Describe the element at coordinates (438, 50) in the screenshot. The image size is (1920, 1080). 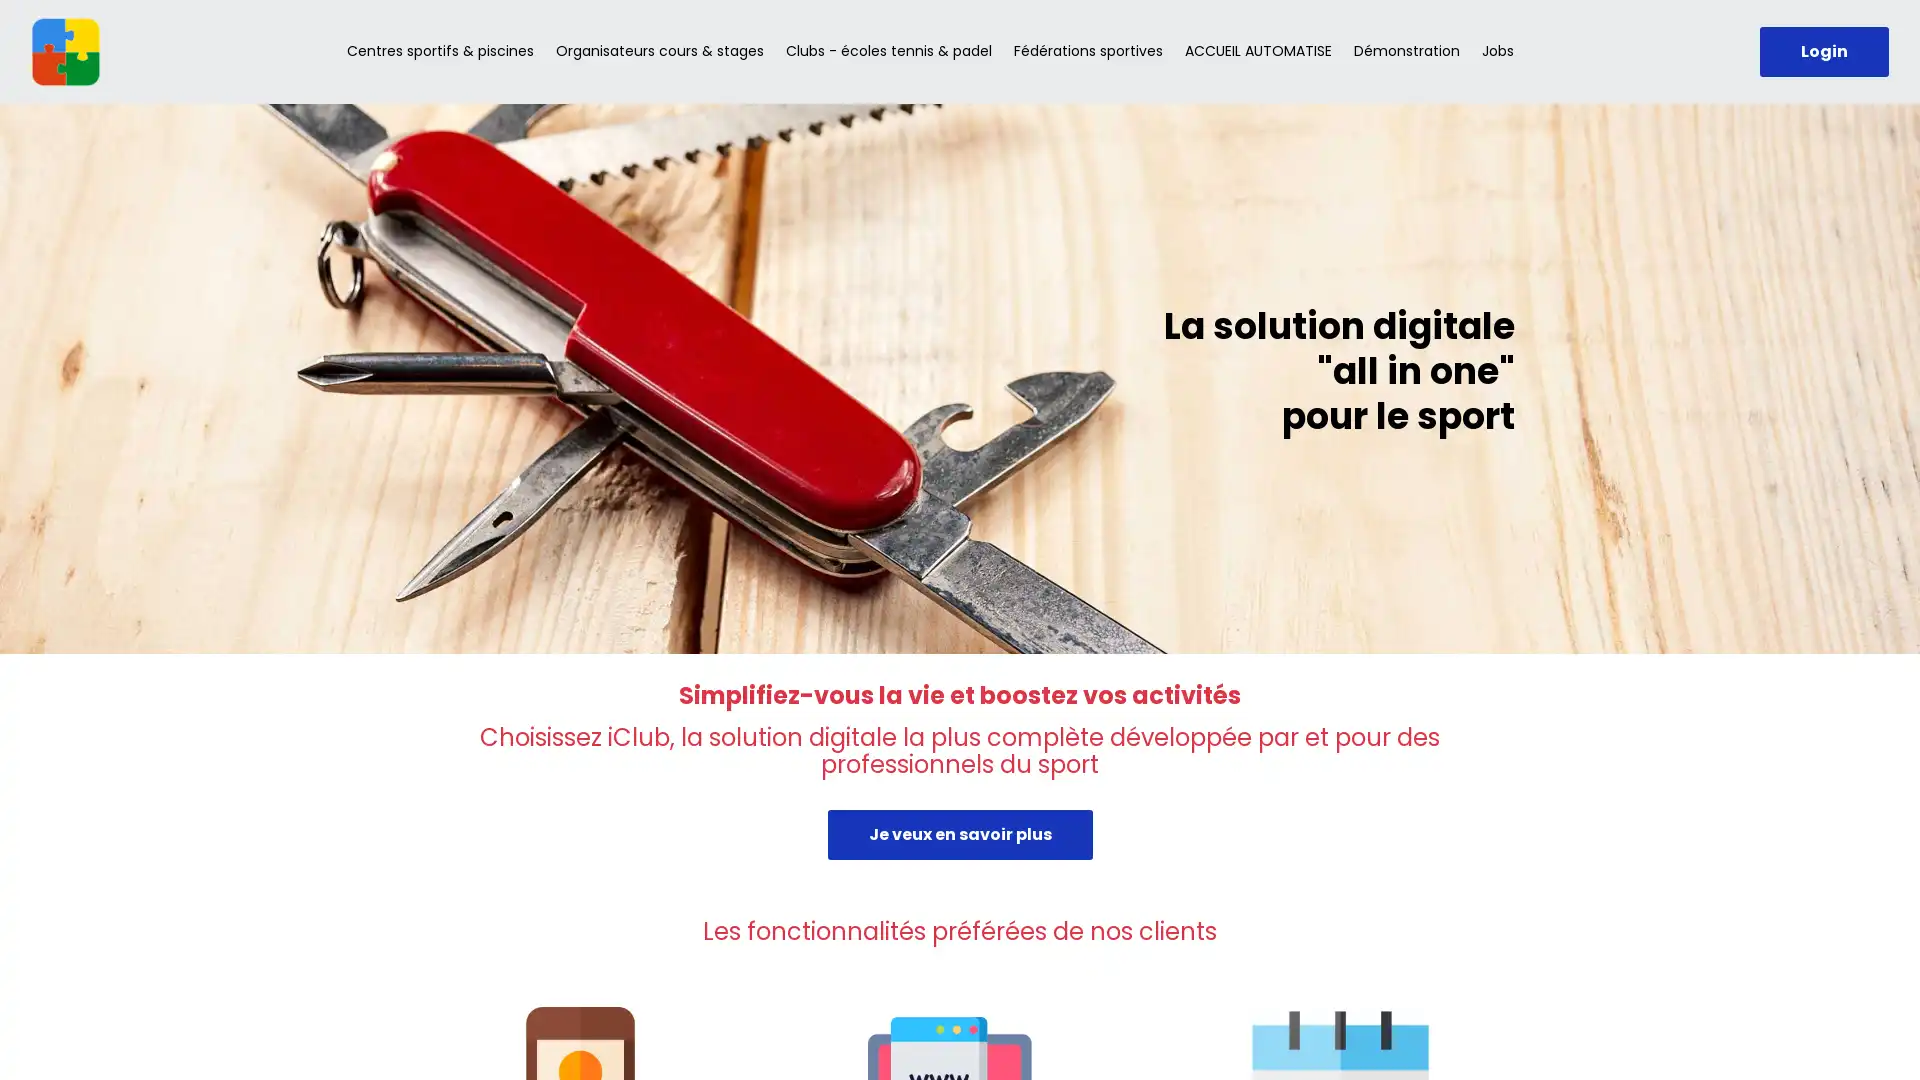
I see `Centres sportifs & piscines` at that location.